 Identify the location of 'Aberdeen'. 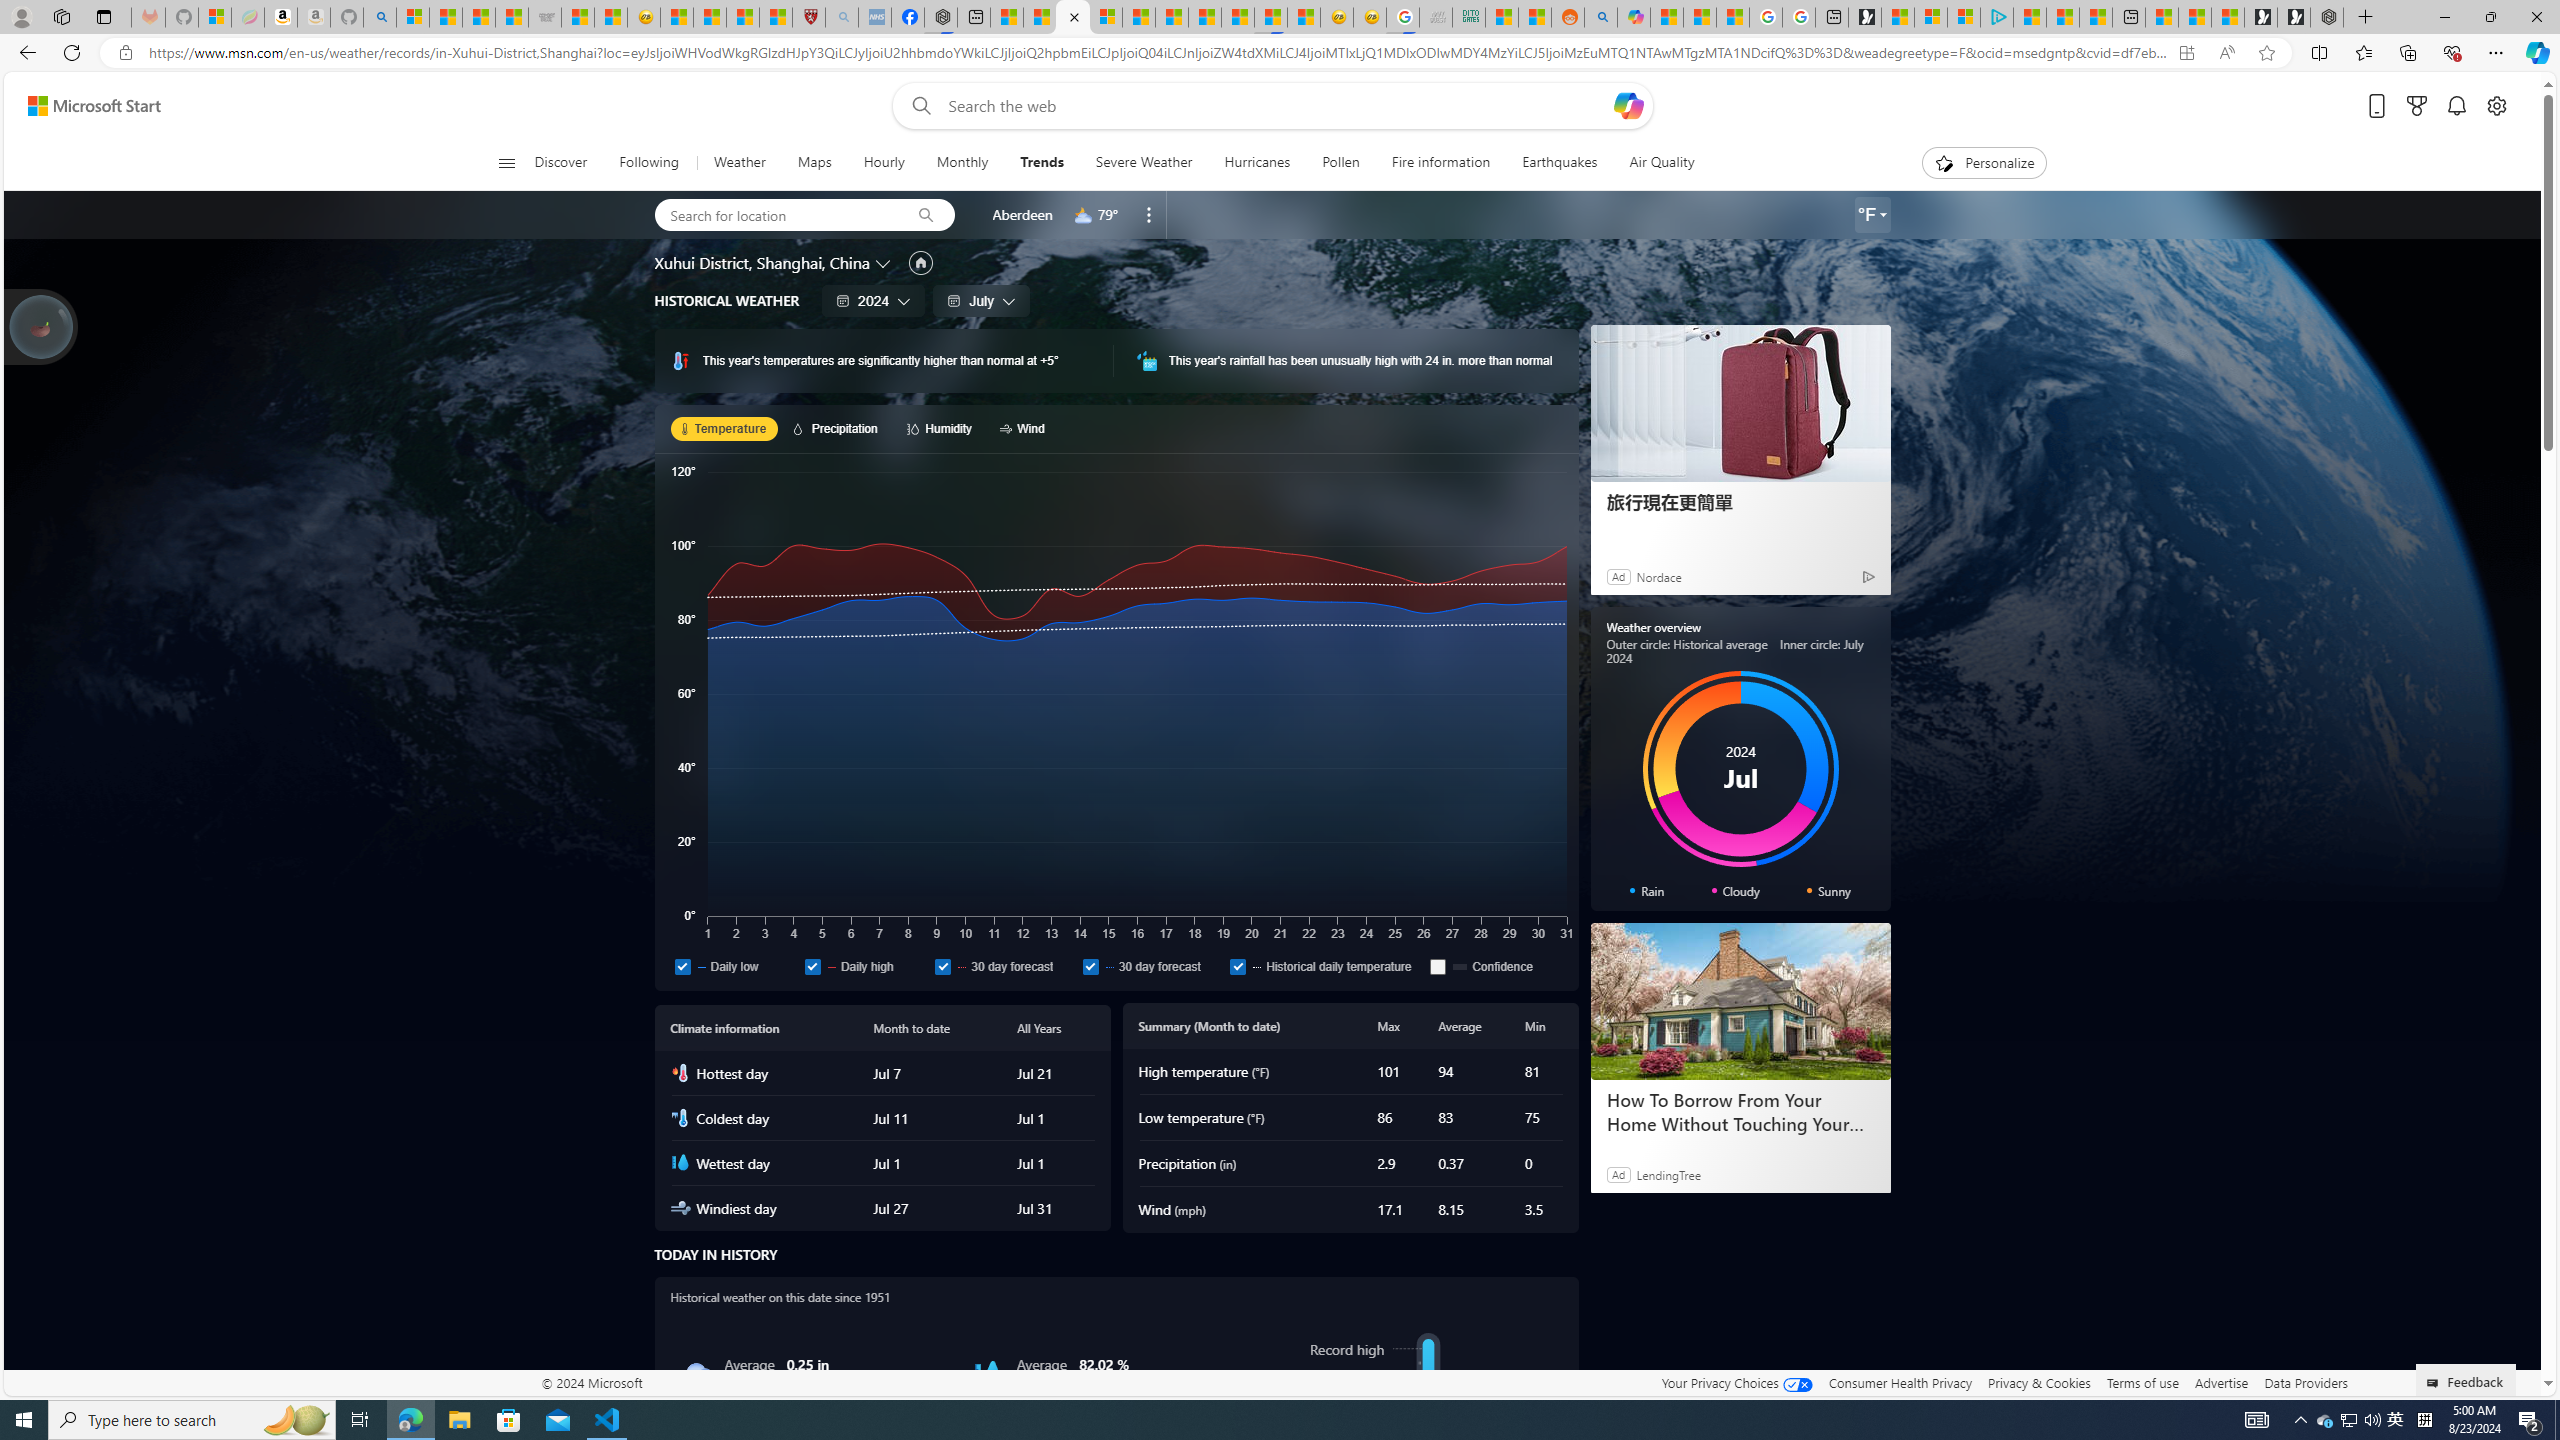
(1022, 214).